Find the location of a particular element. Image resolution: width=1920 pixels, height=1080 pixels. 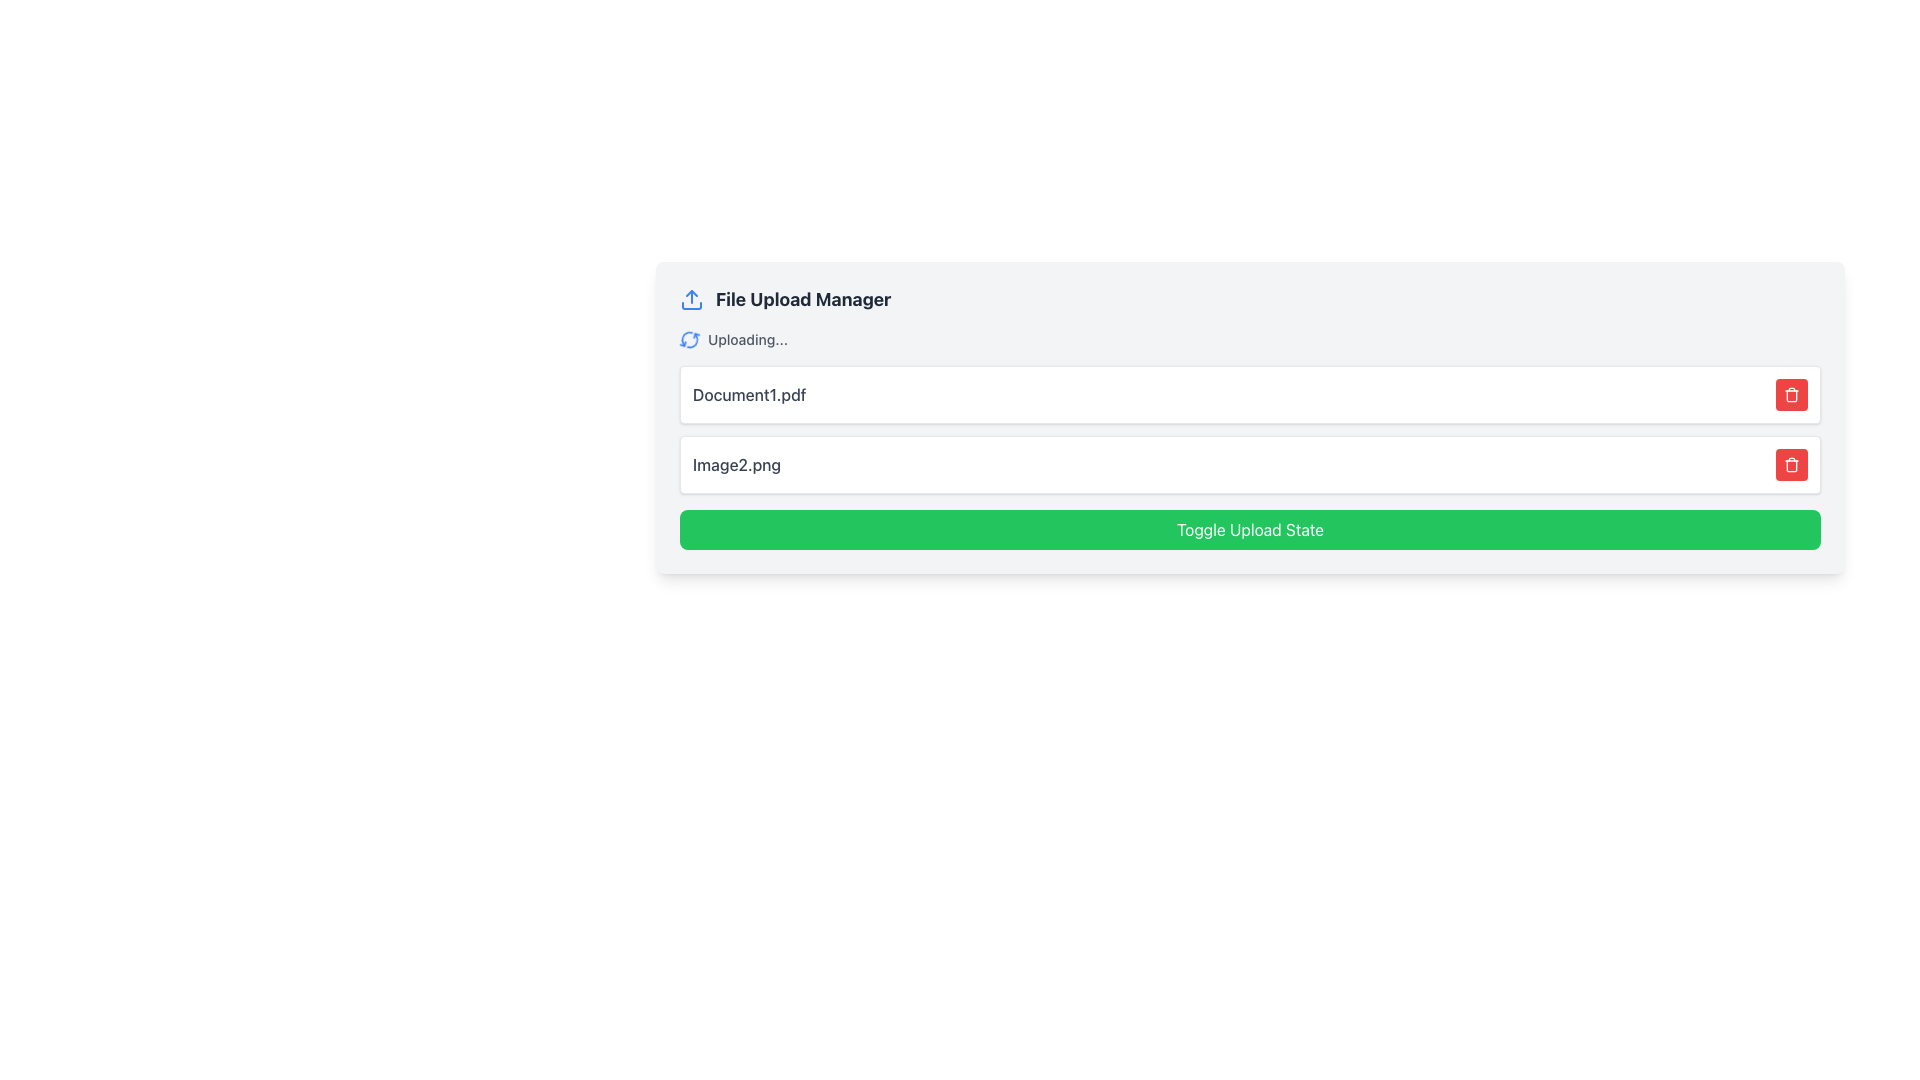

the SVG Icon representing the upload capability in the 'File Upload Manager' interface, located to the left of the 'File Upload Manager' text in the header bar is located at coordinates (691, 300).